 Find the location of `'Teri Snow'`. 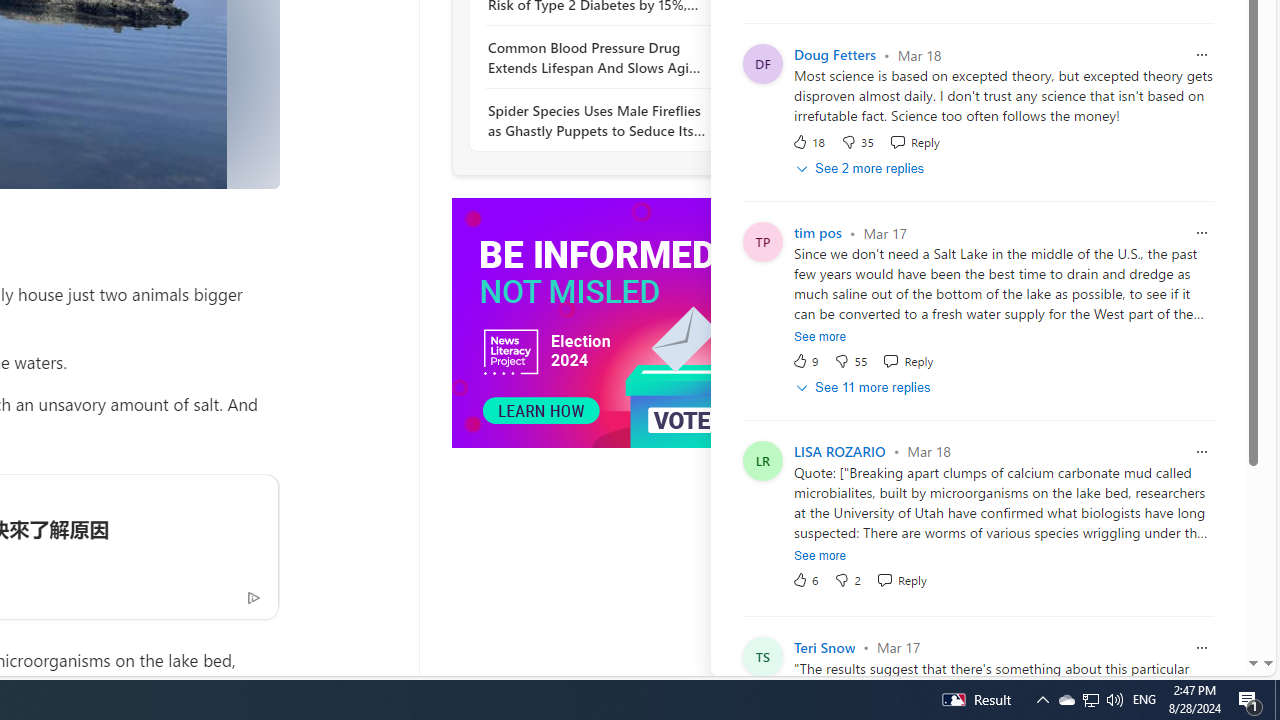

'Teri Snow' is located at coordinates (824, 647).